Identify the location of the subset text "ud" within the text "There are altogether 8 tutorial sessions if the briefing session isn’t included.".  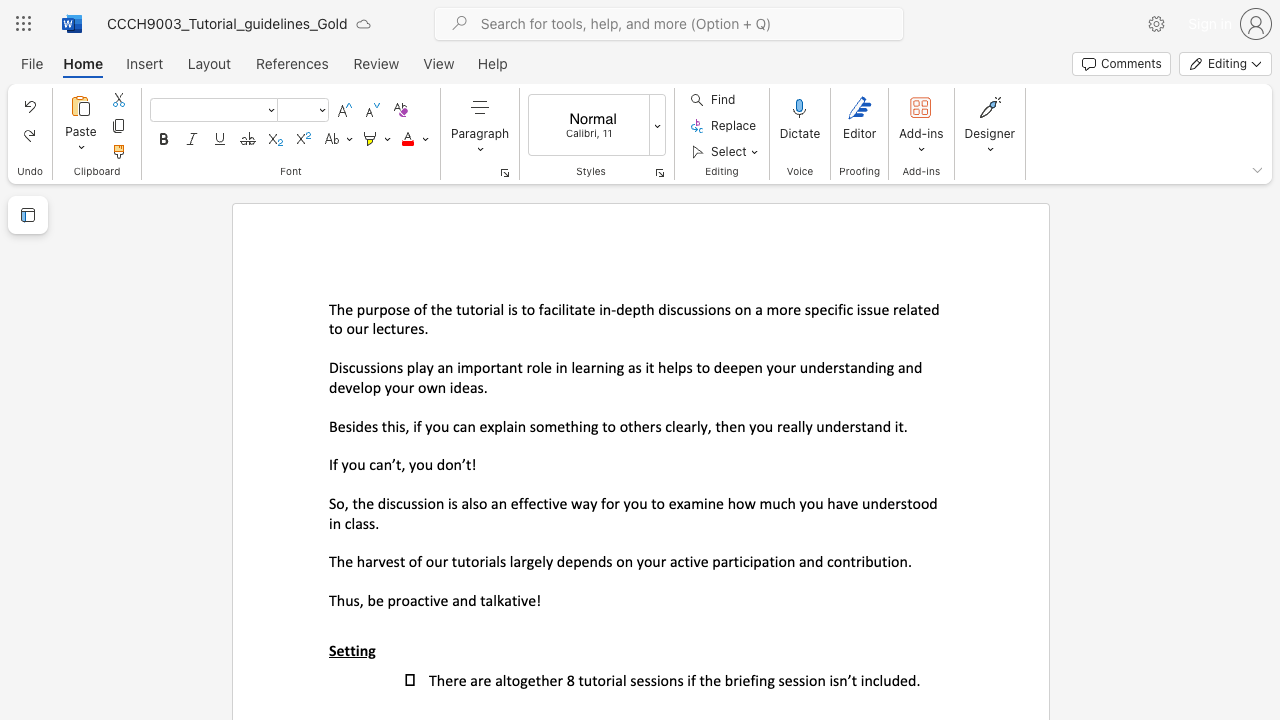
(882, 679).